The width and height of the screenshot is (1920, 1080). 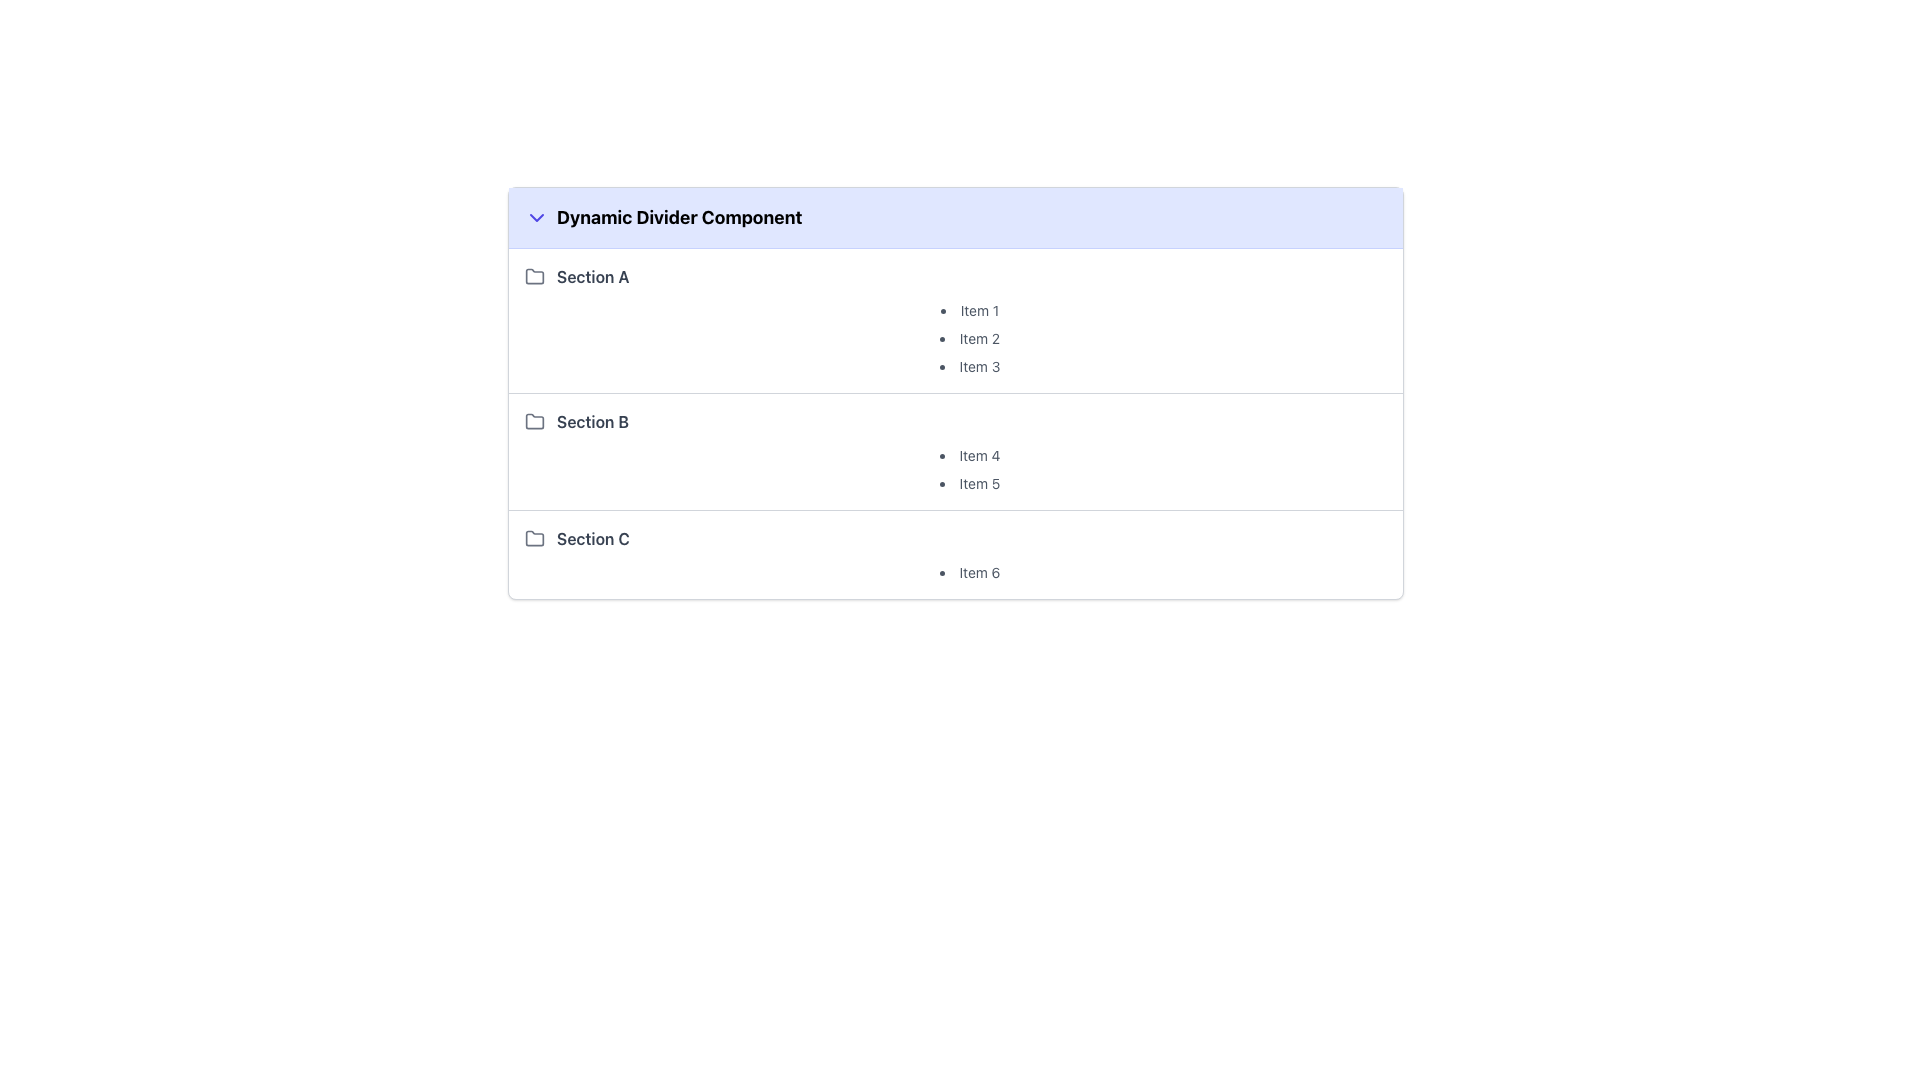 What do you see at coordinates (534, 536) in the screenshot?
I see `the icon indicating the folder related to 'Section C', which is the third section in the list` at bounding box center [534, 536].